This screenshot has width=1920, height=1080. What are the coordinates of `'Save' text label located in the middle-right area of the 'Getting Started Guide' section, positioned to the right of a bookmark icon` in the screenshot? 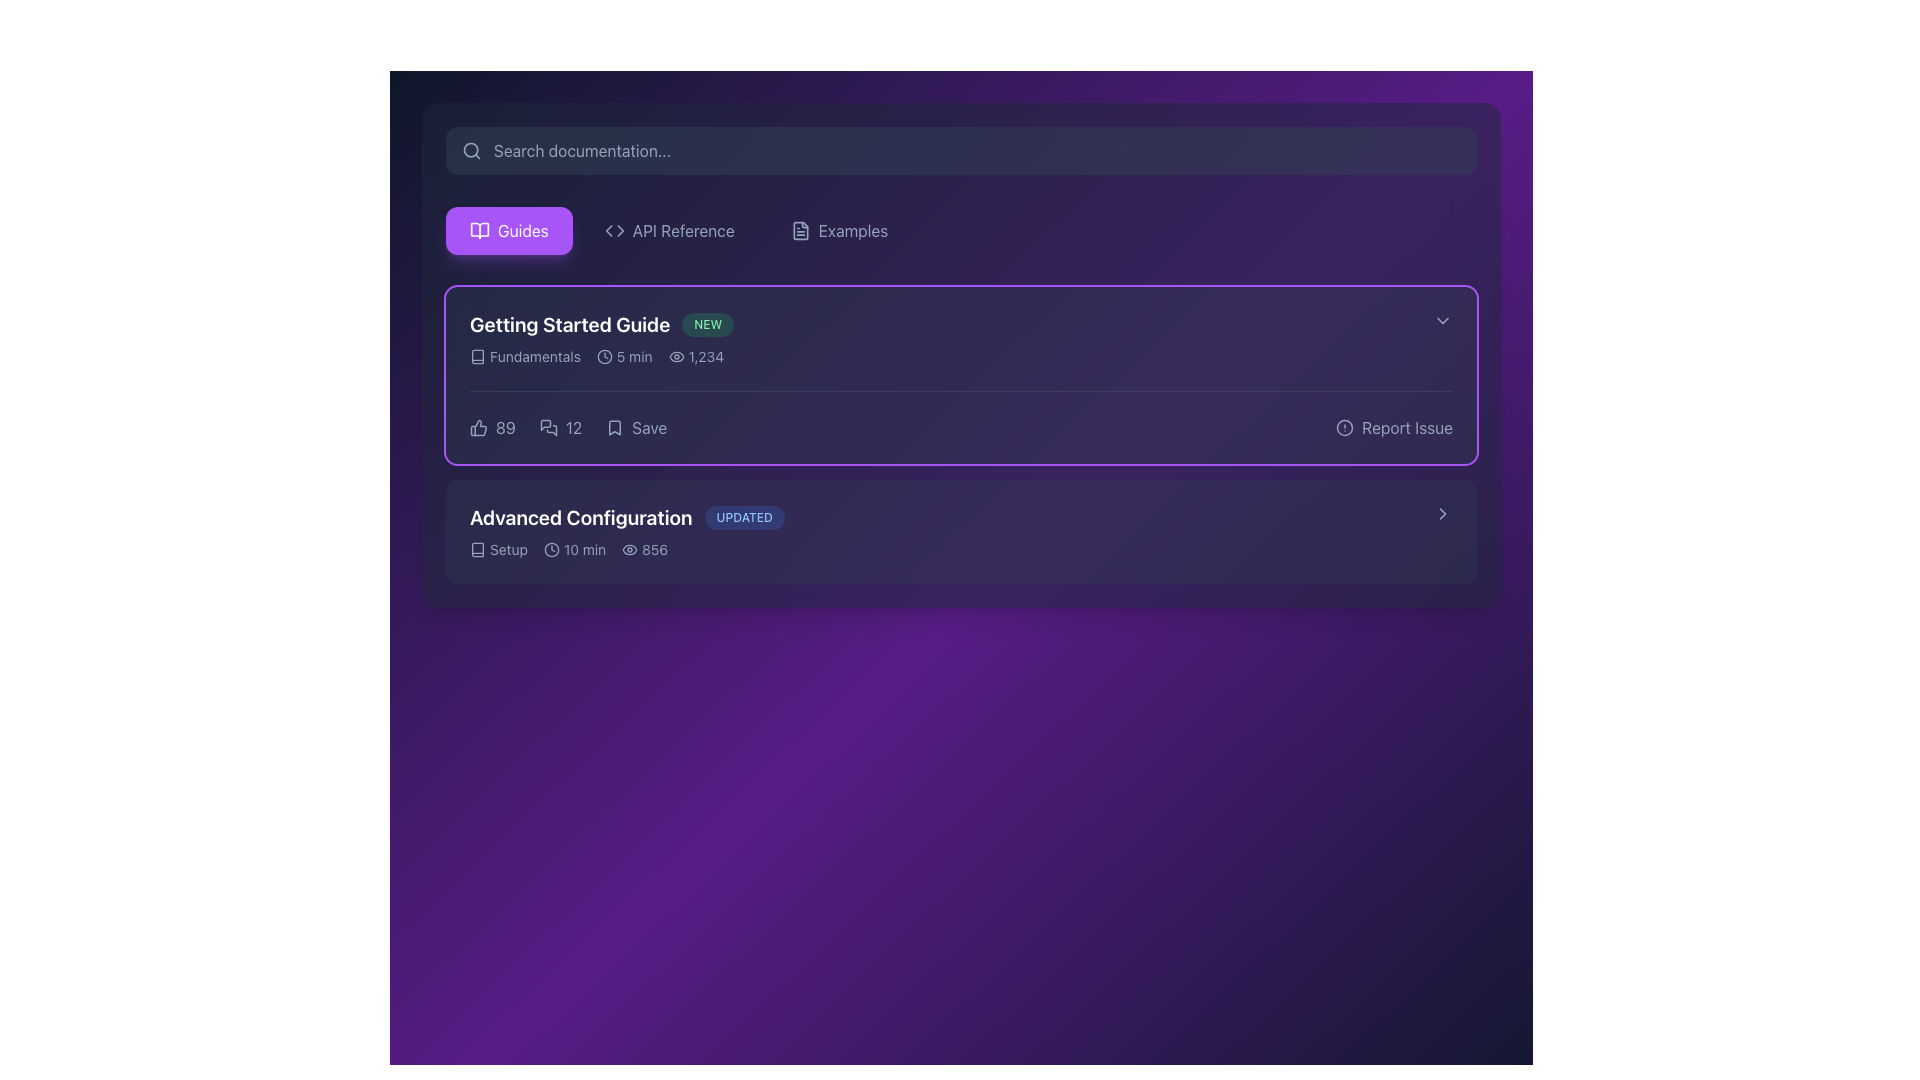 It's located at (649, 427).